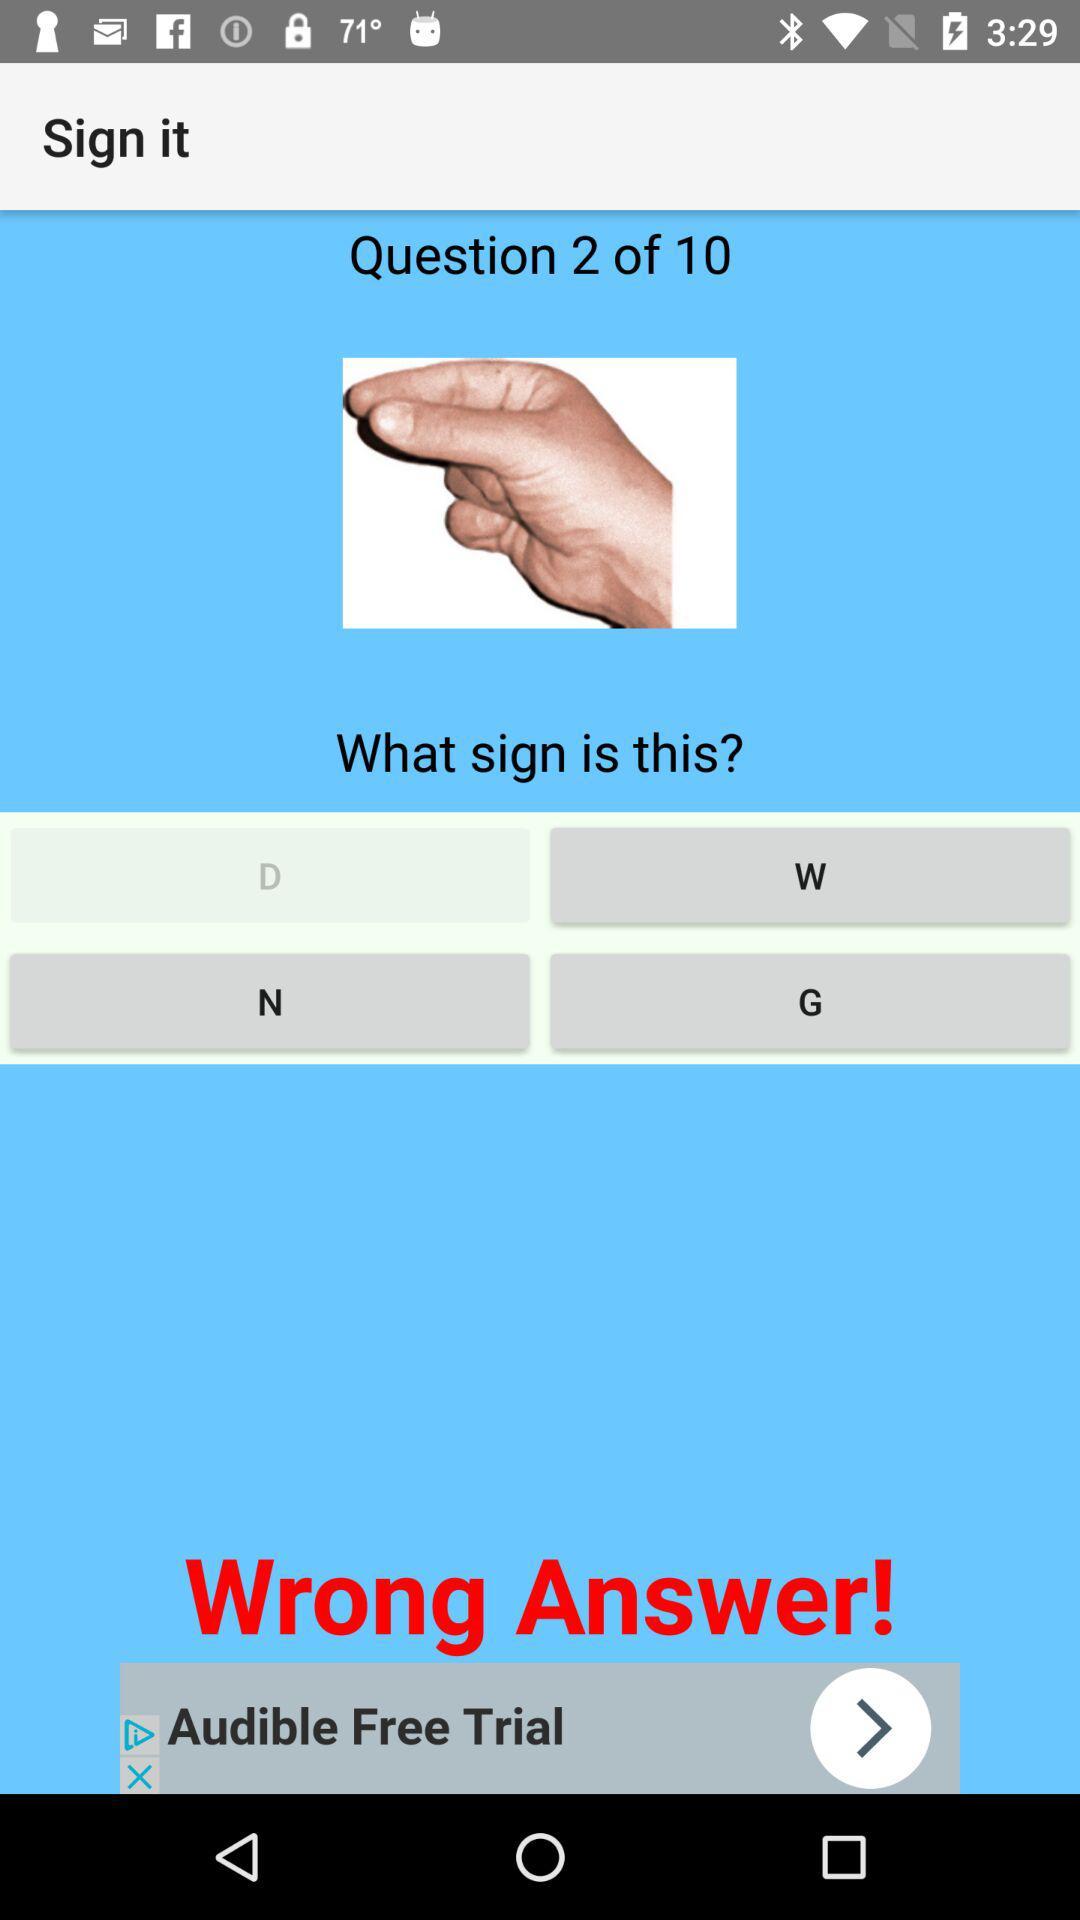 This screenshot has width=1080, height=1920. What do you see at coordinates (540, 1727) in the screenshot?
I see `advertisement` at bounding box center [540, 1727].